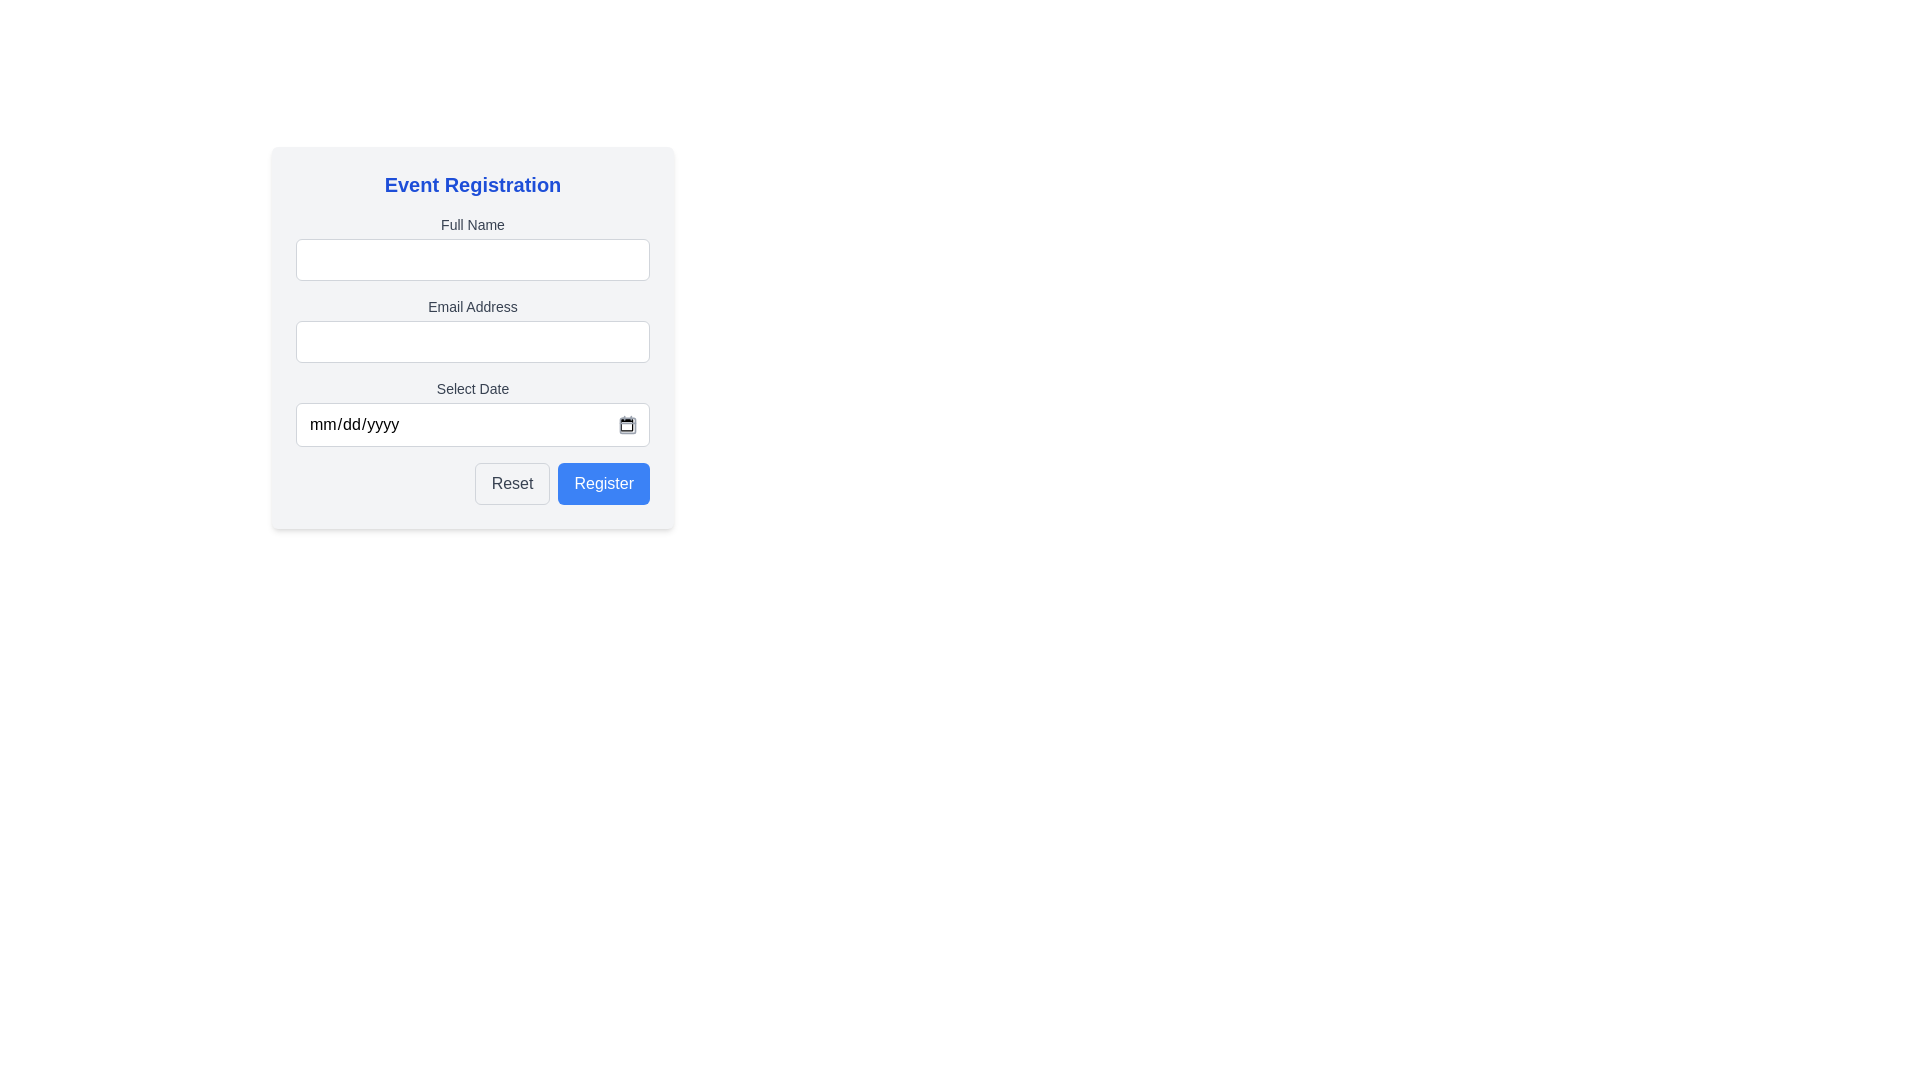 This screenshot has width=1920, height=1080. What do you see at coordinates (512, 483) in the screenshot?
I see `the 'Reset' button, which is a rectangular button with a light gray border and a white background` at bounding box center [512, 483].